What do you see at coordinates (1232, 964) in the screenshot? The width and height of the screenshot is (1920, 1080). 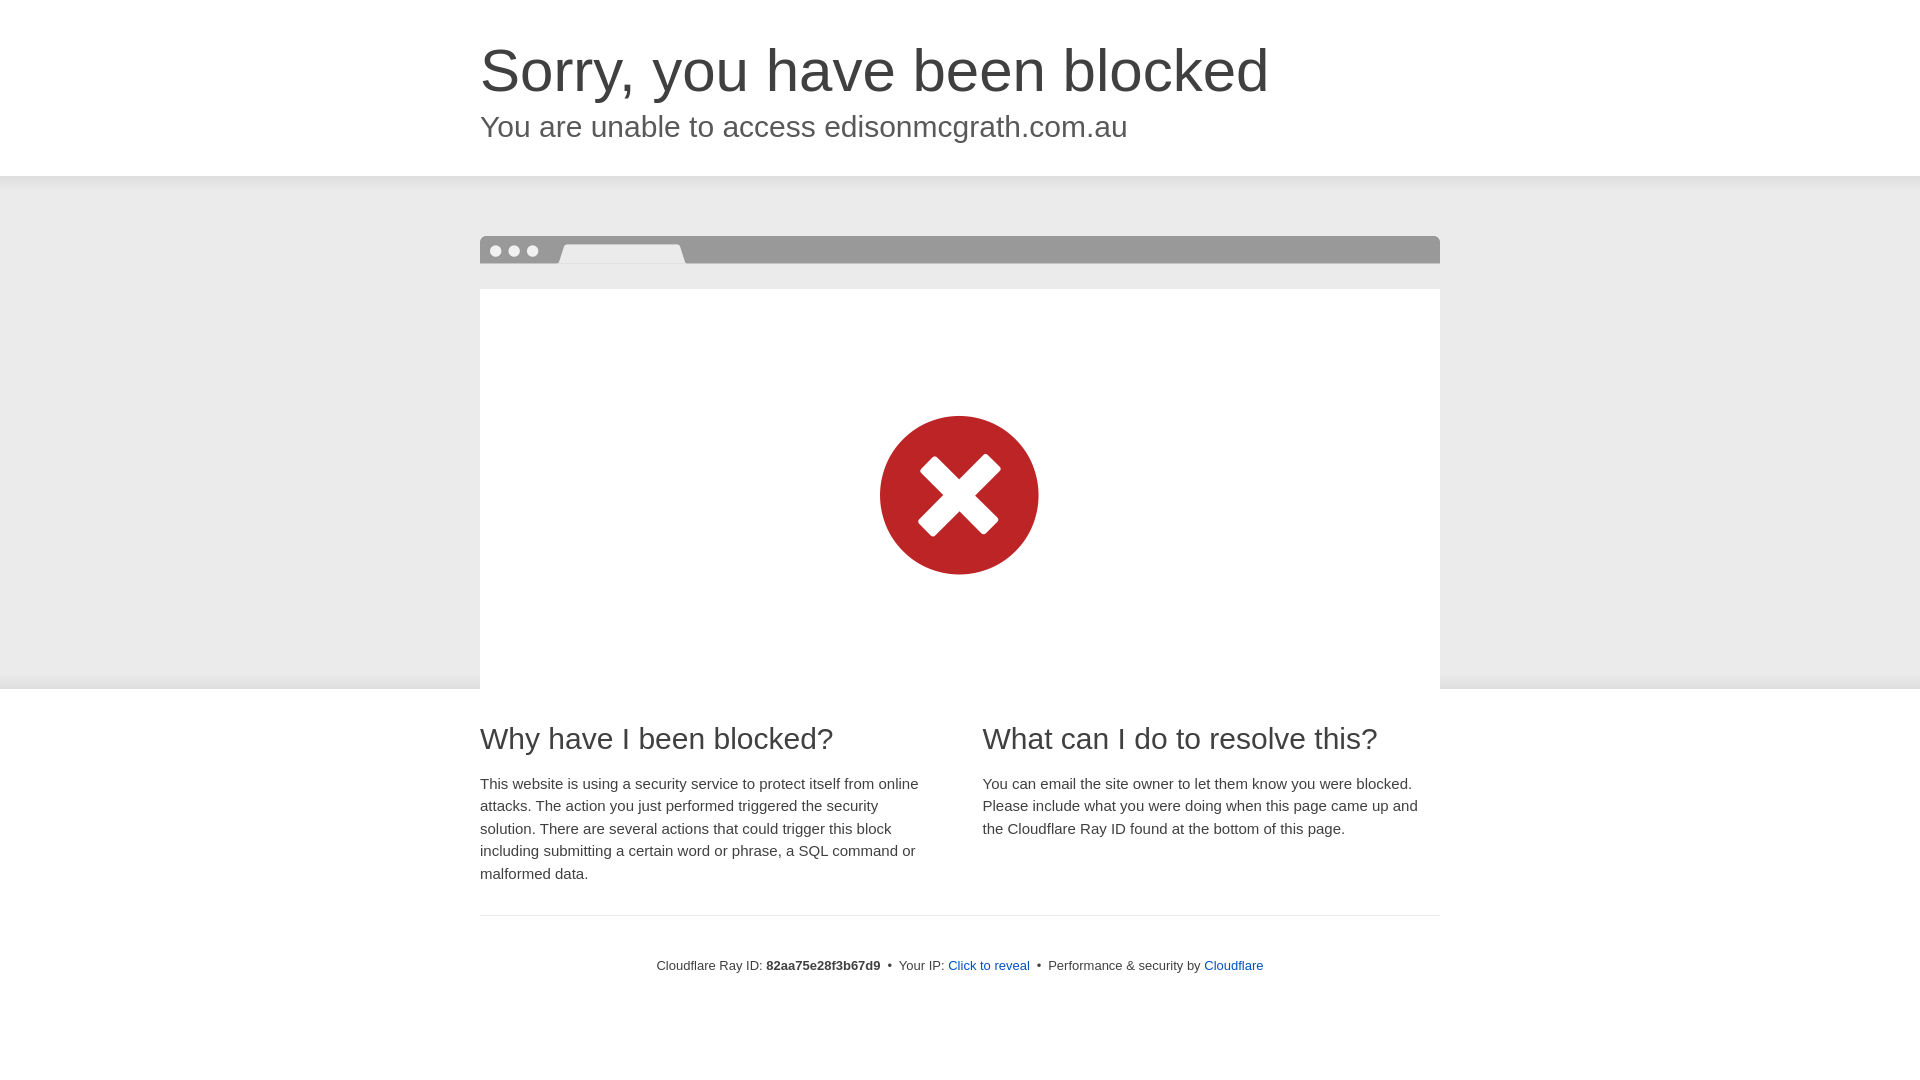 I see `'Cloudflare'` at bounding box center [1232, 964].